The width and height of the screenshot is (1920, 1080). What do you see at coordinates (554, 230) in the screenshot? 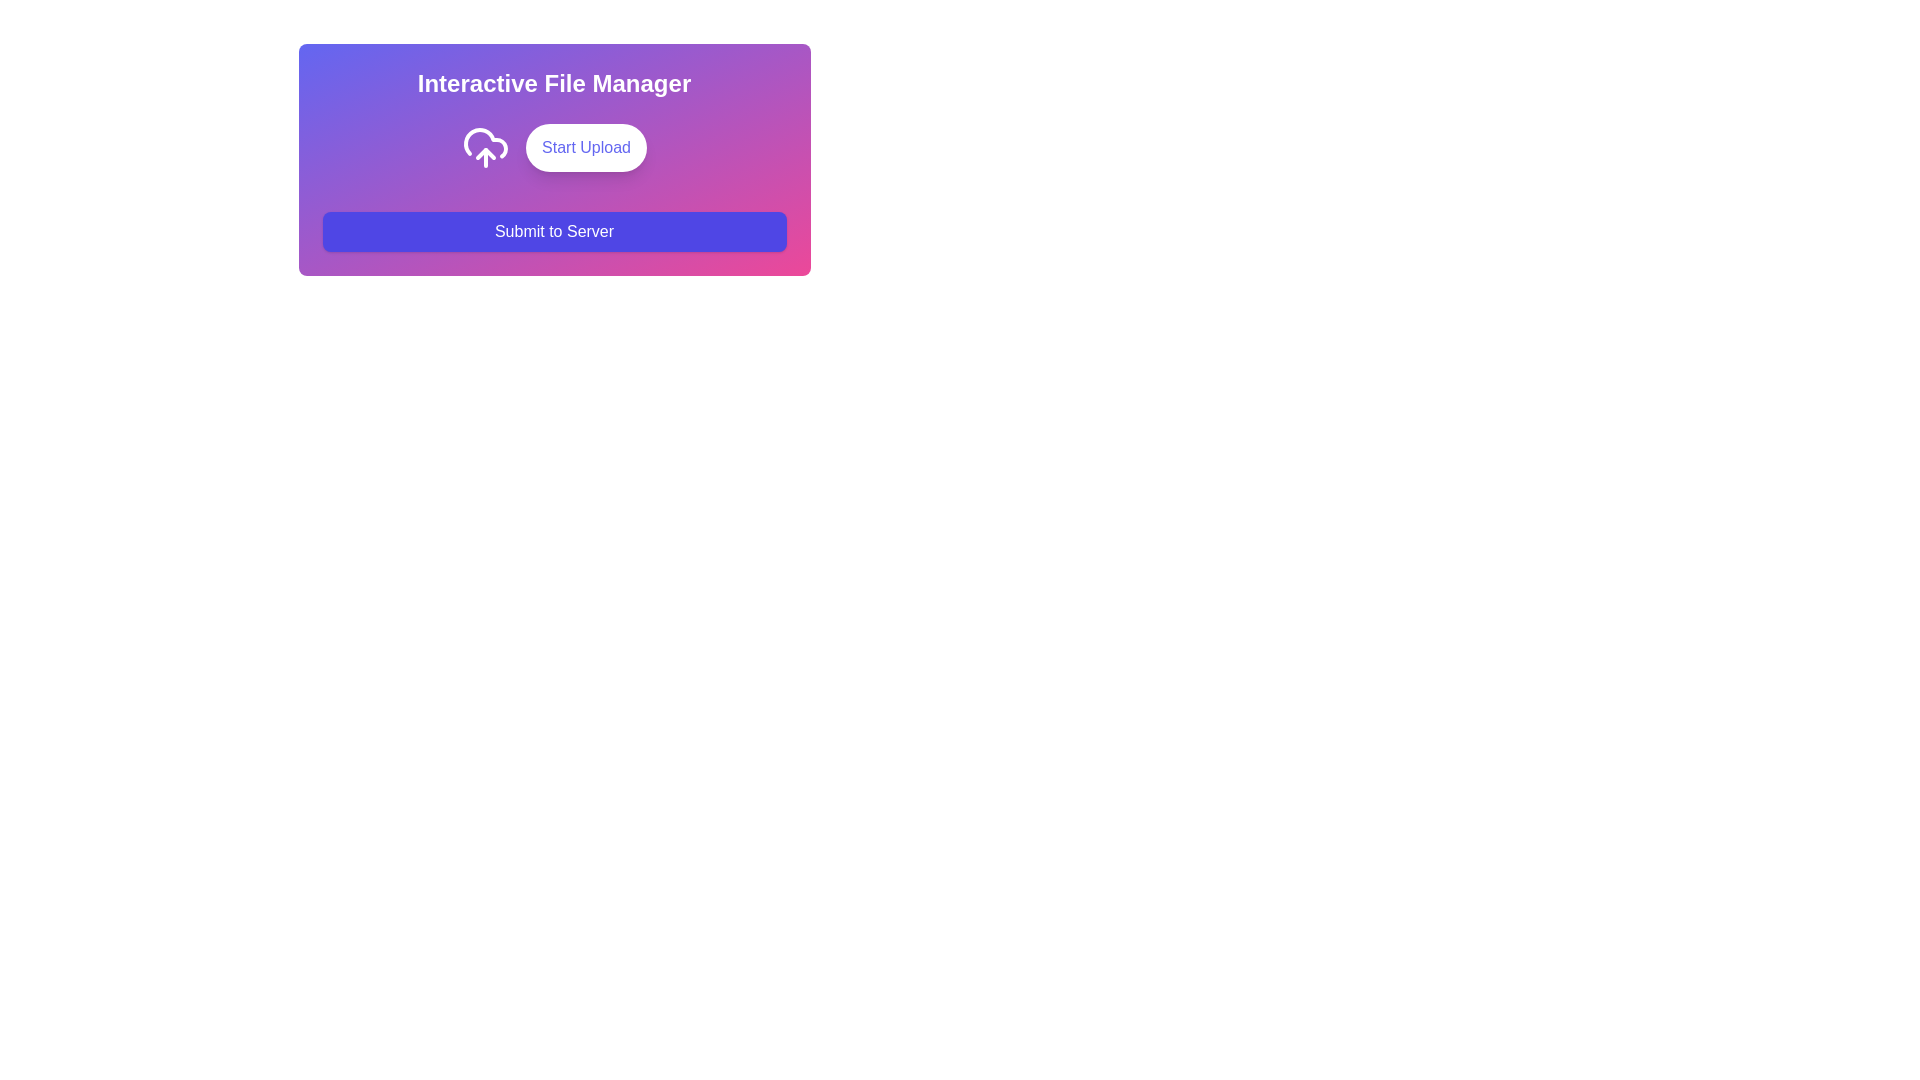
I see `the 'Submit to Server' button, which is a rectangular button with an indigo background and white bold text, located below the 'Start Upload' button` at bounding box center [554, 230].